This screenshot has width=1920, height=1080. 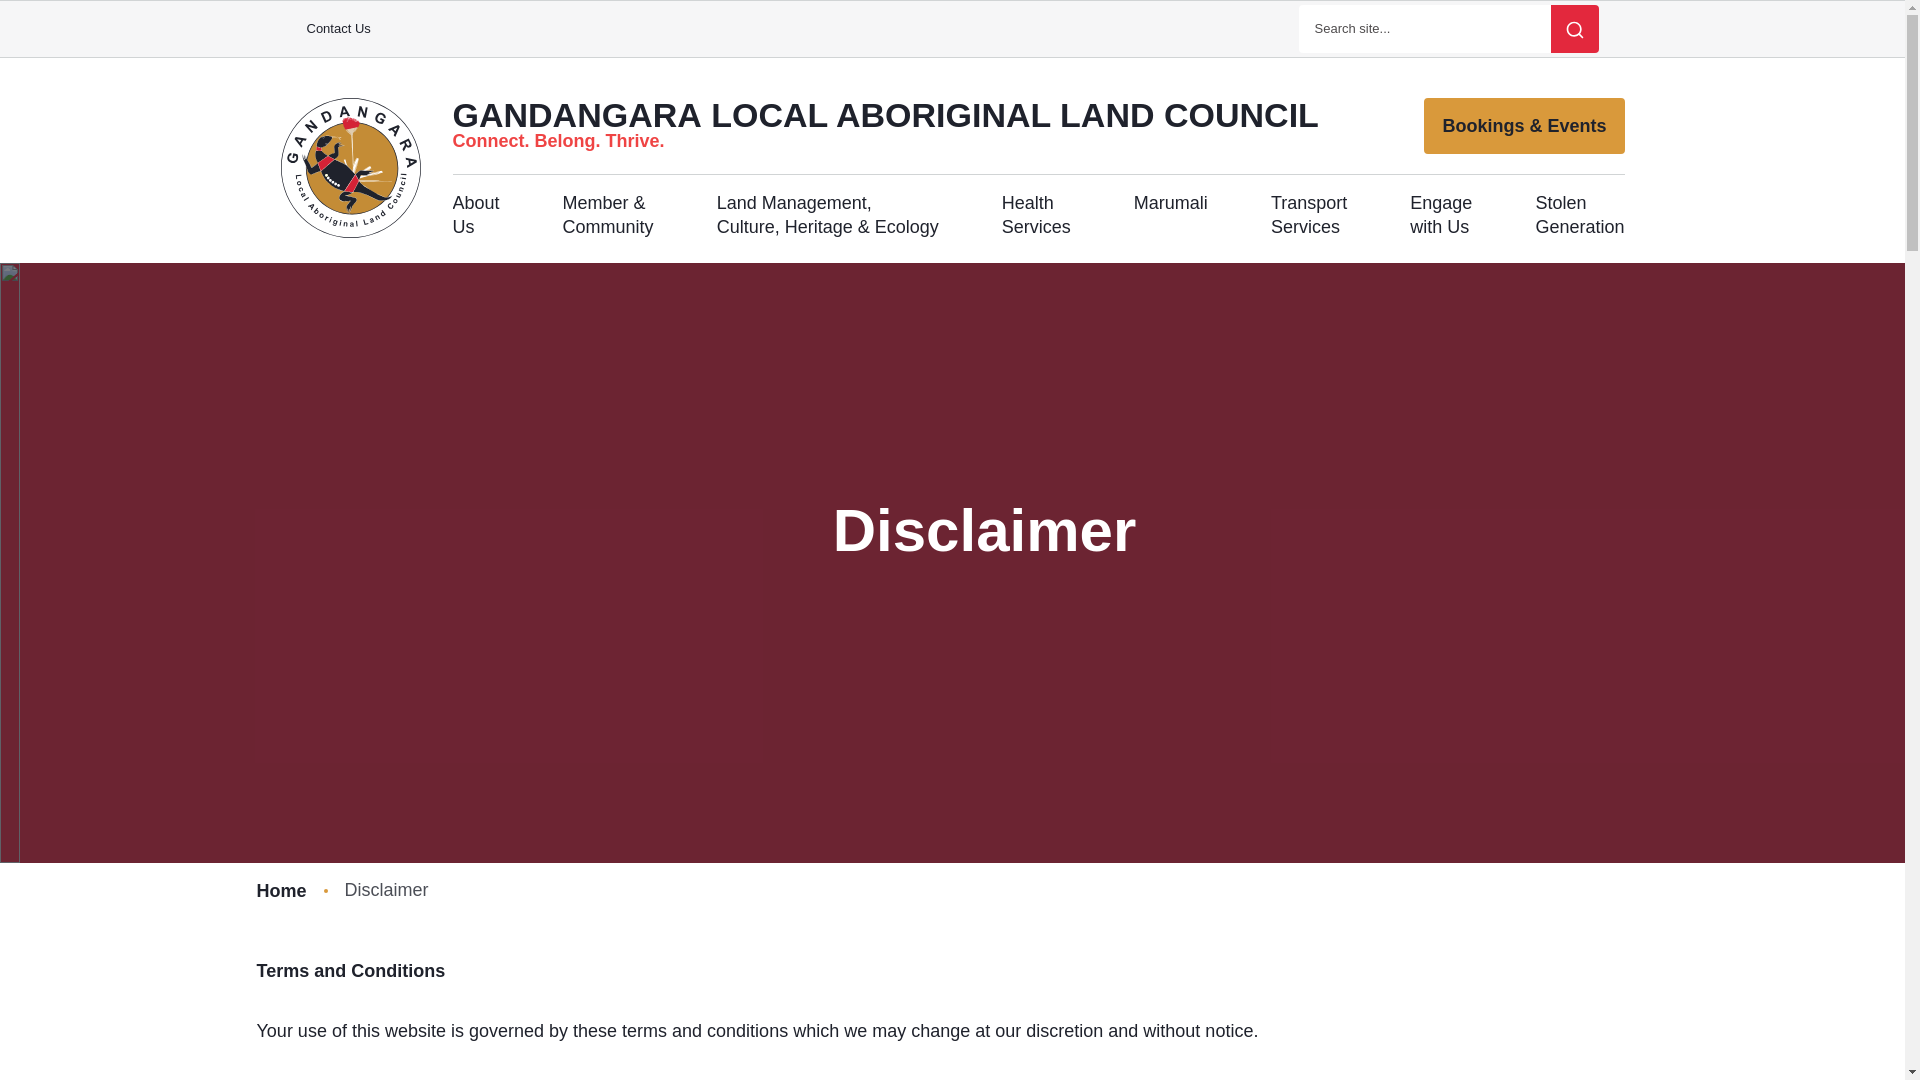 I want to click on 'Engage, so click(x=1440, y=215).